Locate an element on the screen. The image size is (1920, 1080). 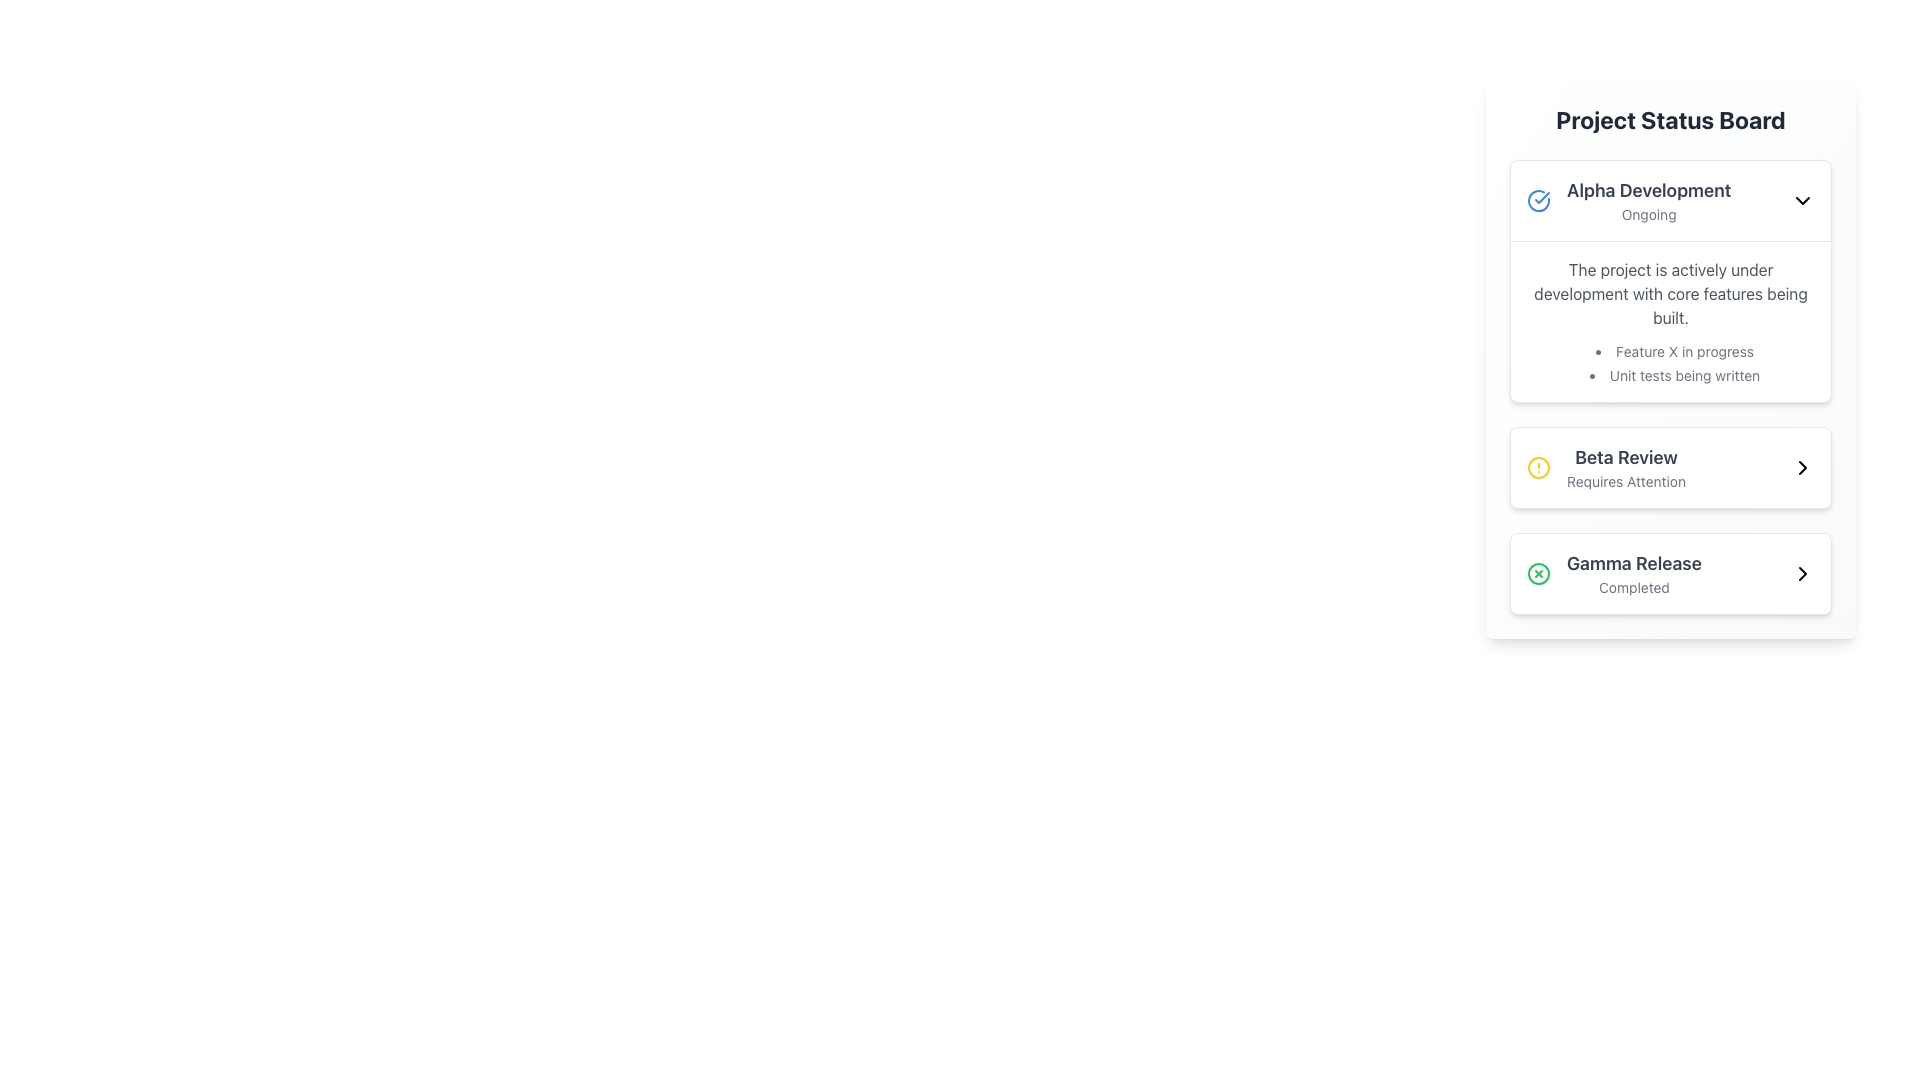
the Card Element indicating the 'Gamma Release' phase has been completed, which is the third card in the vertically stacked list within the 'Project Status Board.' is located at coordinates (1670, 574).